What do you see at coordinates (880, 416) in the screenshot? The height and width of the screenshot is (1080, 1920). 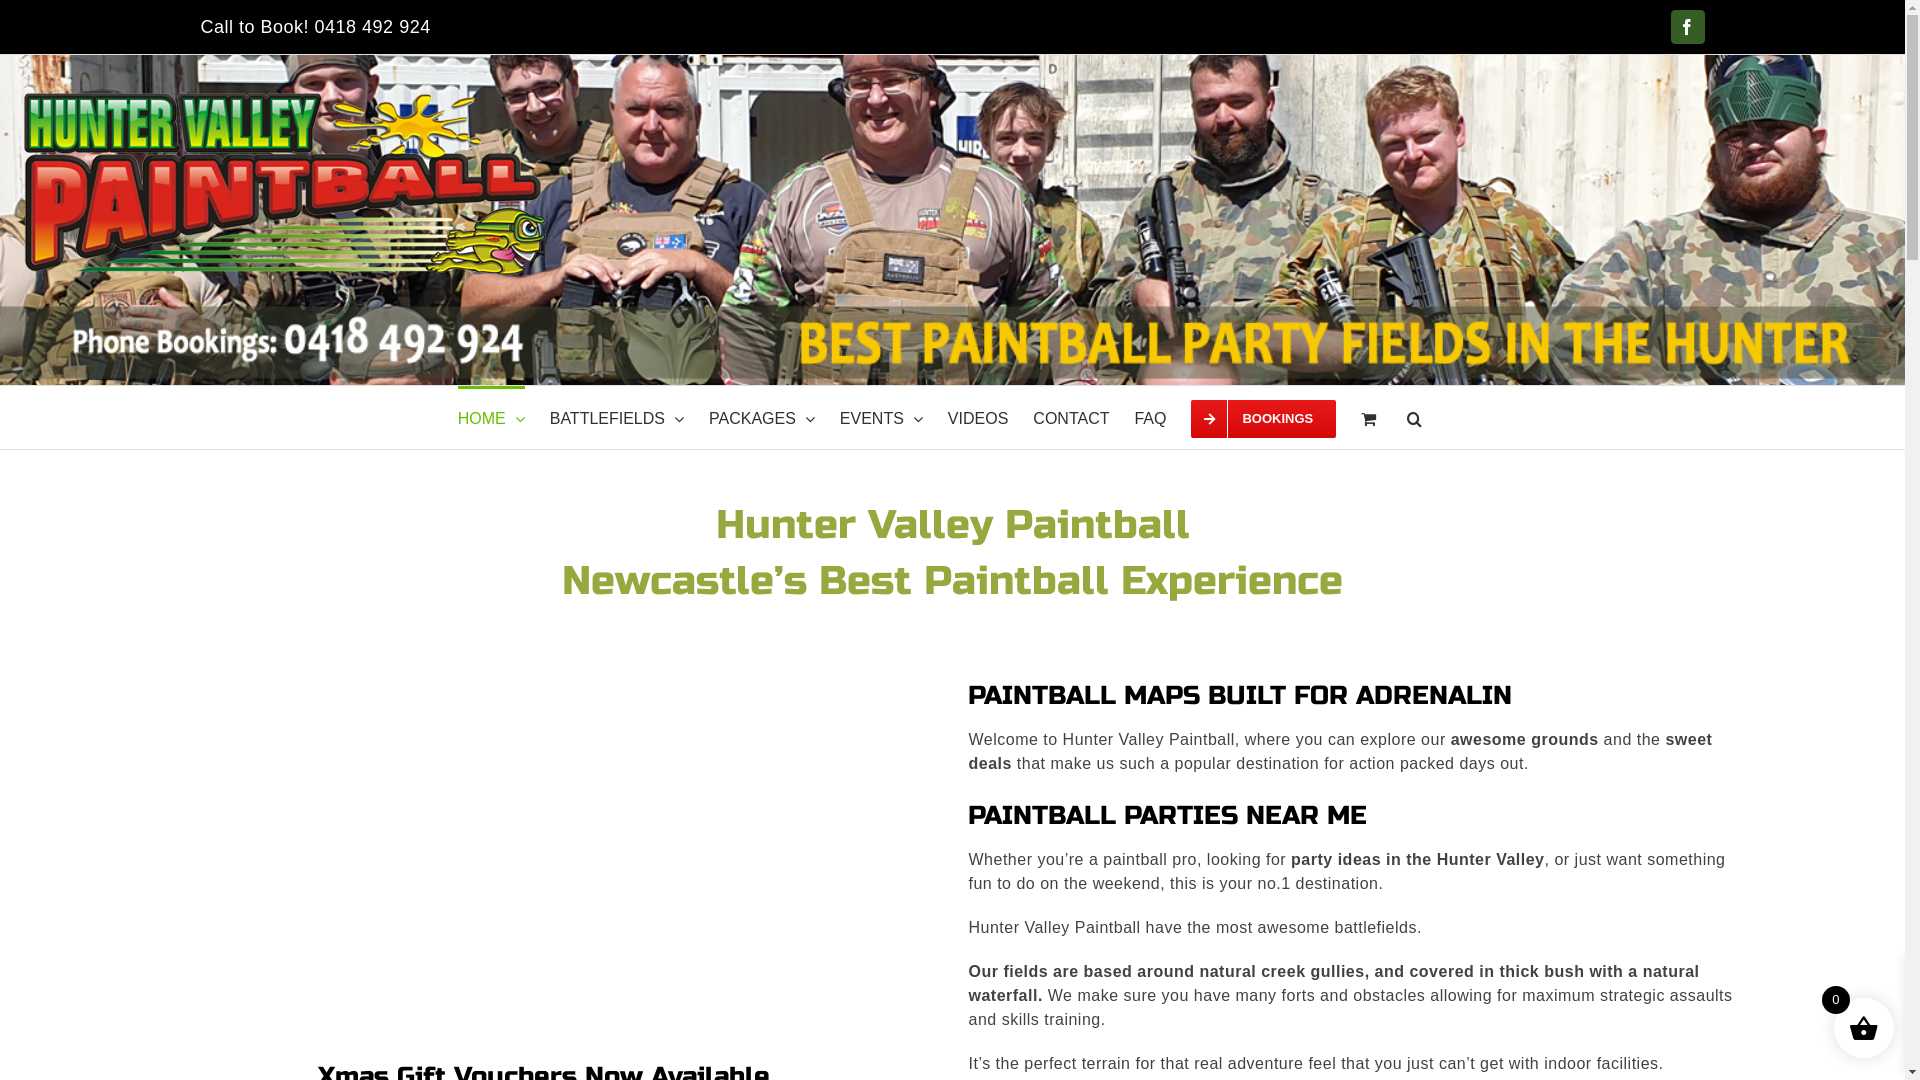 I see `'EVENTS'` at bounding box center [880, 416].